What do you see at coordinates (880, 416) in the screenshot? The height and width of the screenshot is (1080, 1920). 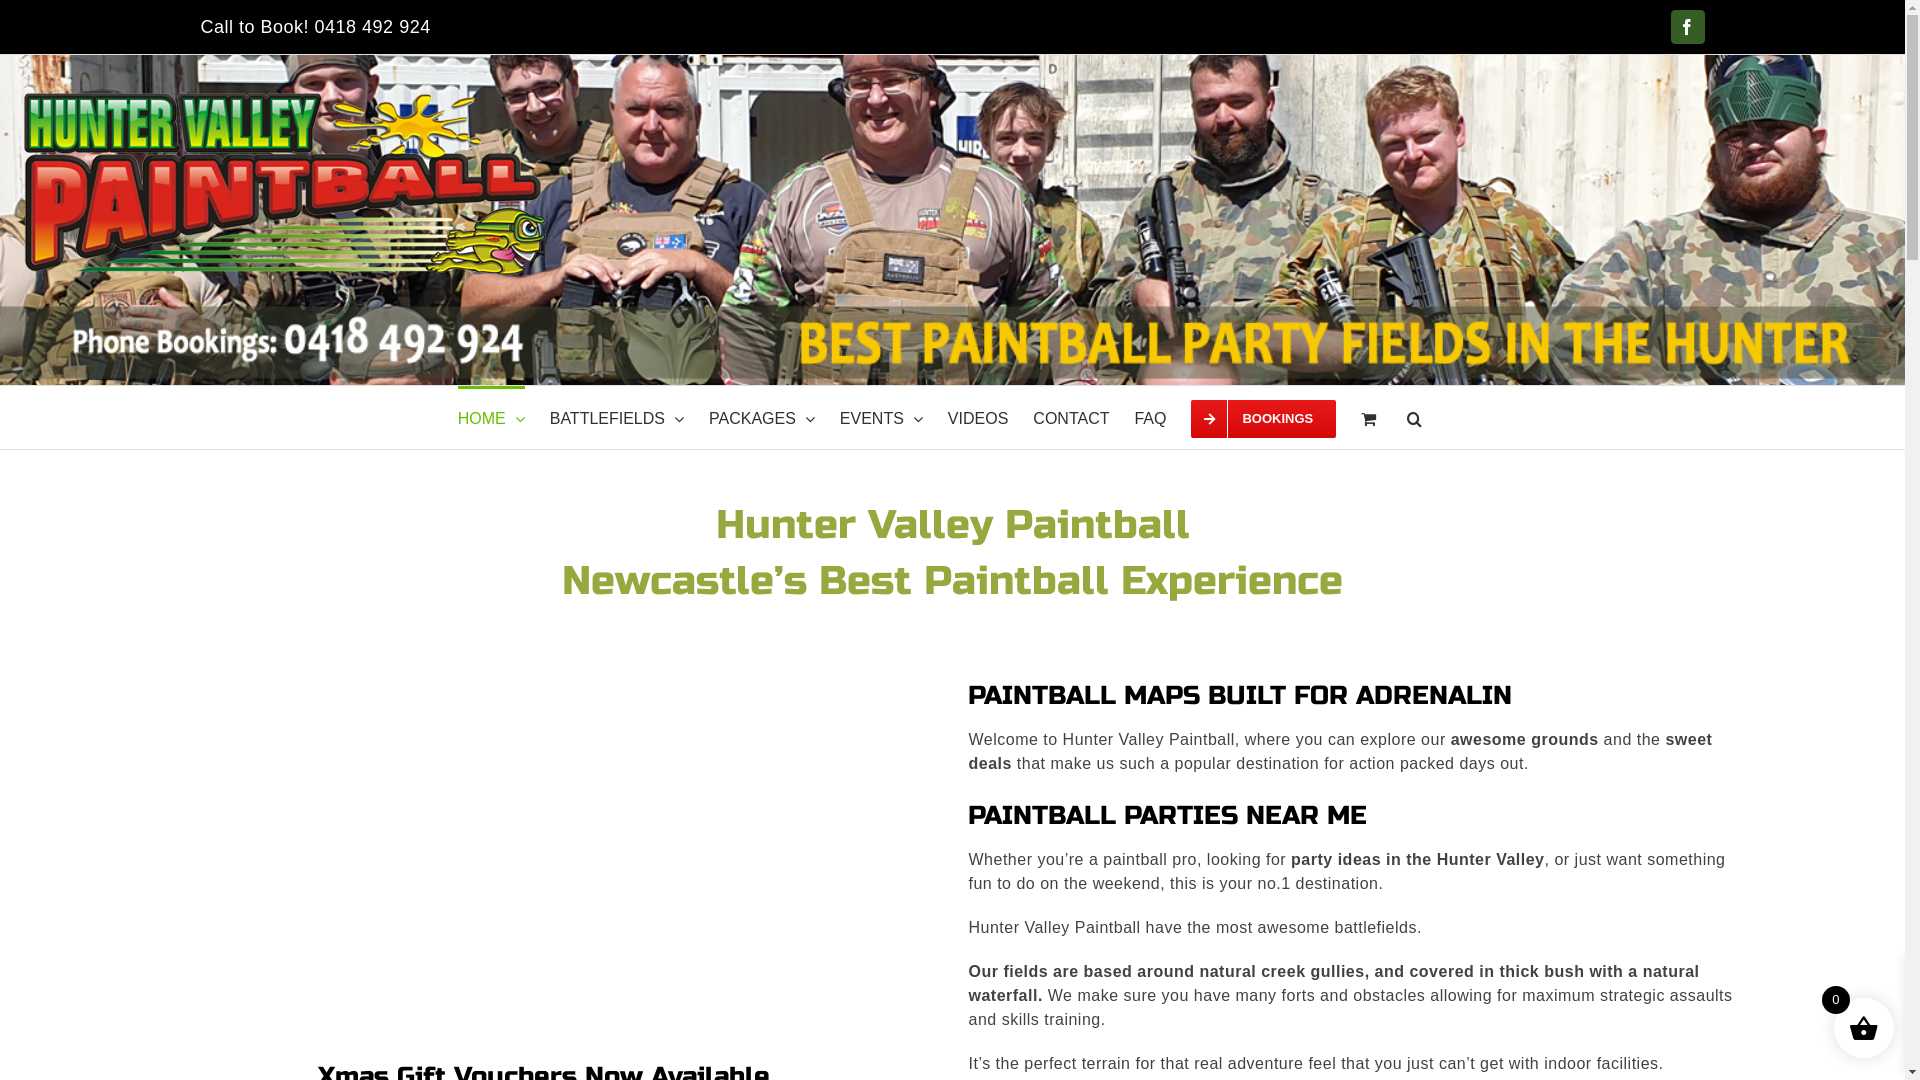 I see `'EVENTS'` at bounding box center [880, 416].